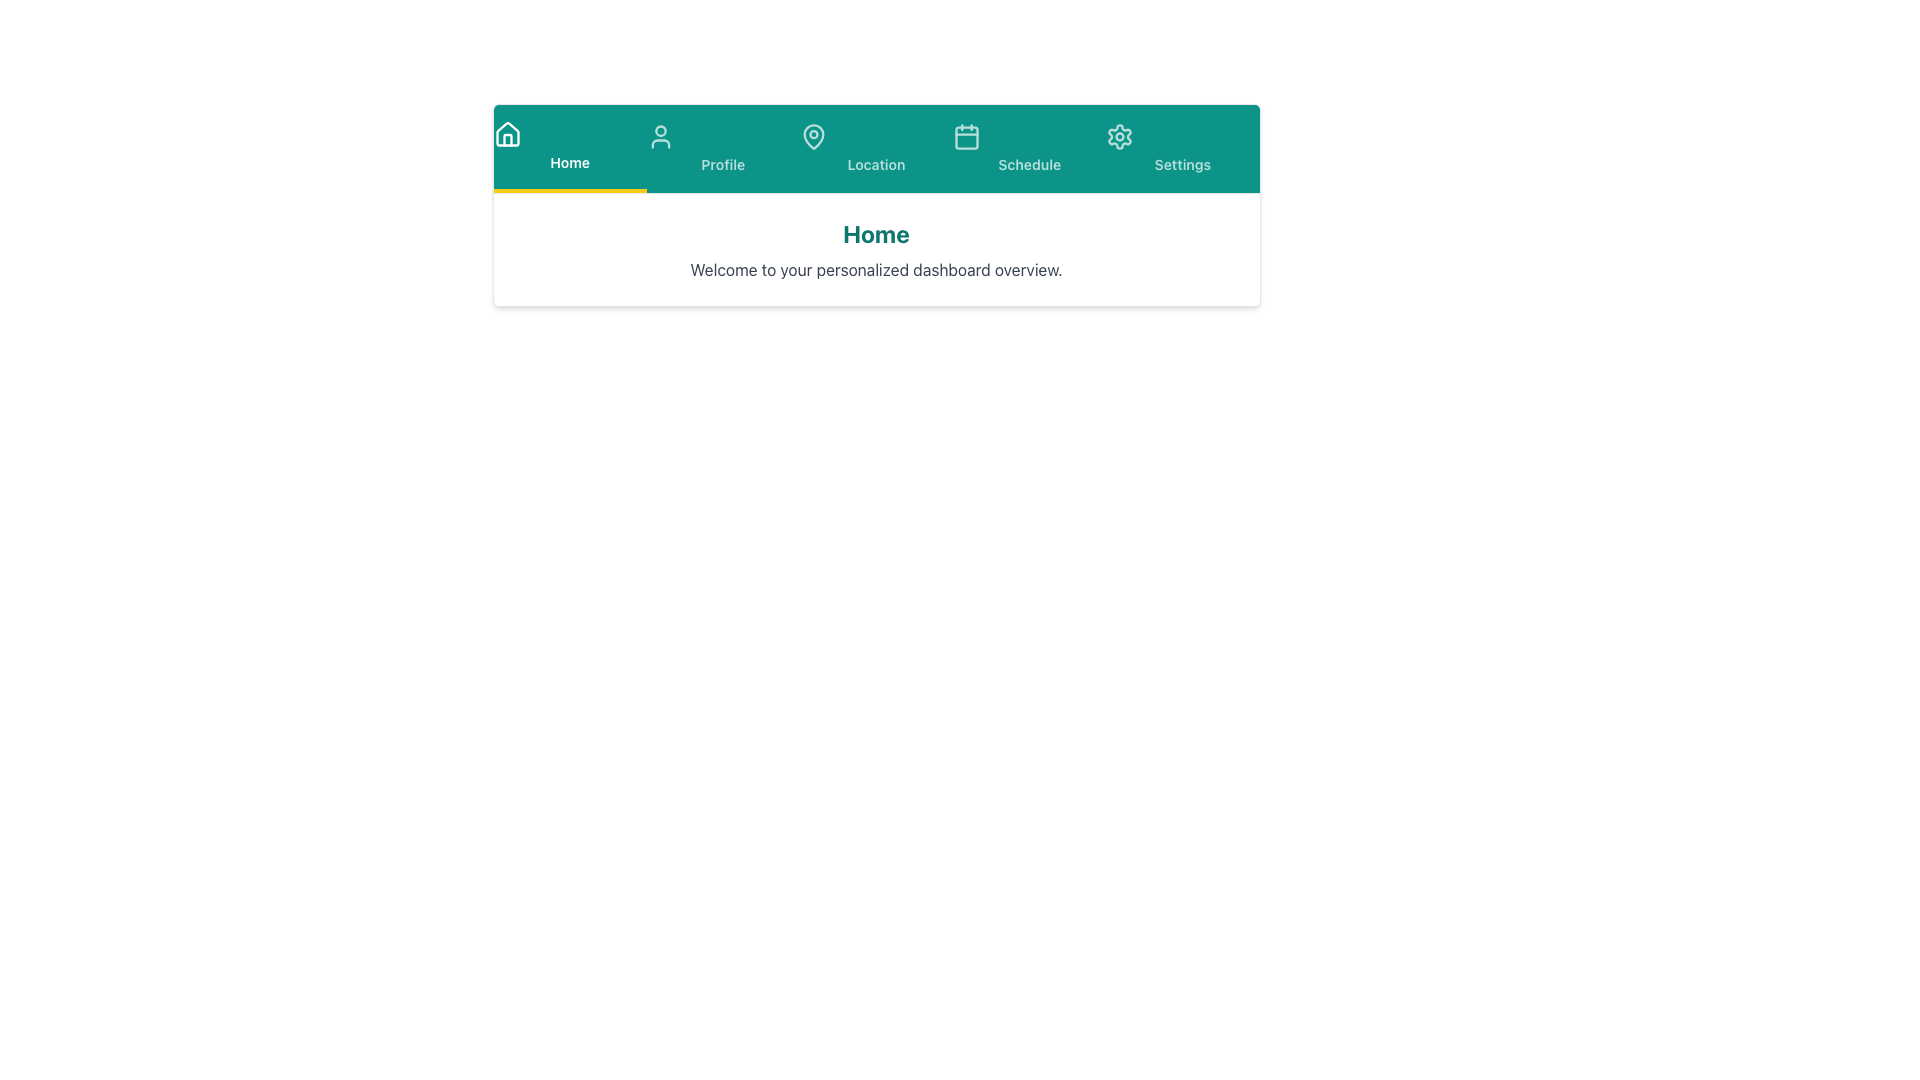 Image resolution: width=1920 pixels, height=1080 pixels. Describe the element at coordinates (1182, 148) in the screenshot. I see `the 'Settings' button located at the far right of the navigation bar` at that location.